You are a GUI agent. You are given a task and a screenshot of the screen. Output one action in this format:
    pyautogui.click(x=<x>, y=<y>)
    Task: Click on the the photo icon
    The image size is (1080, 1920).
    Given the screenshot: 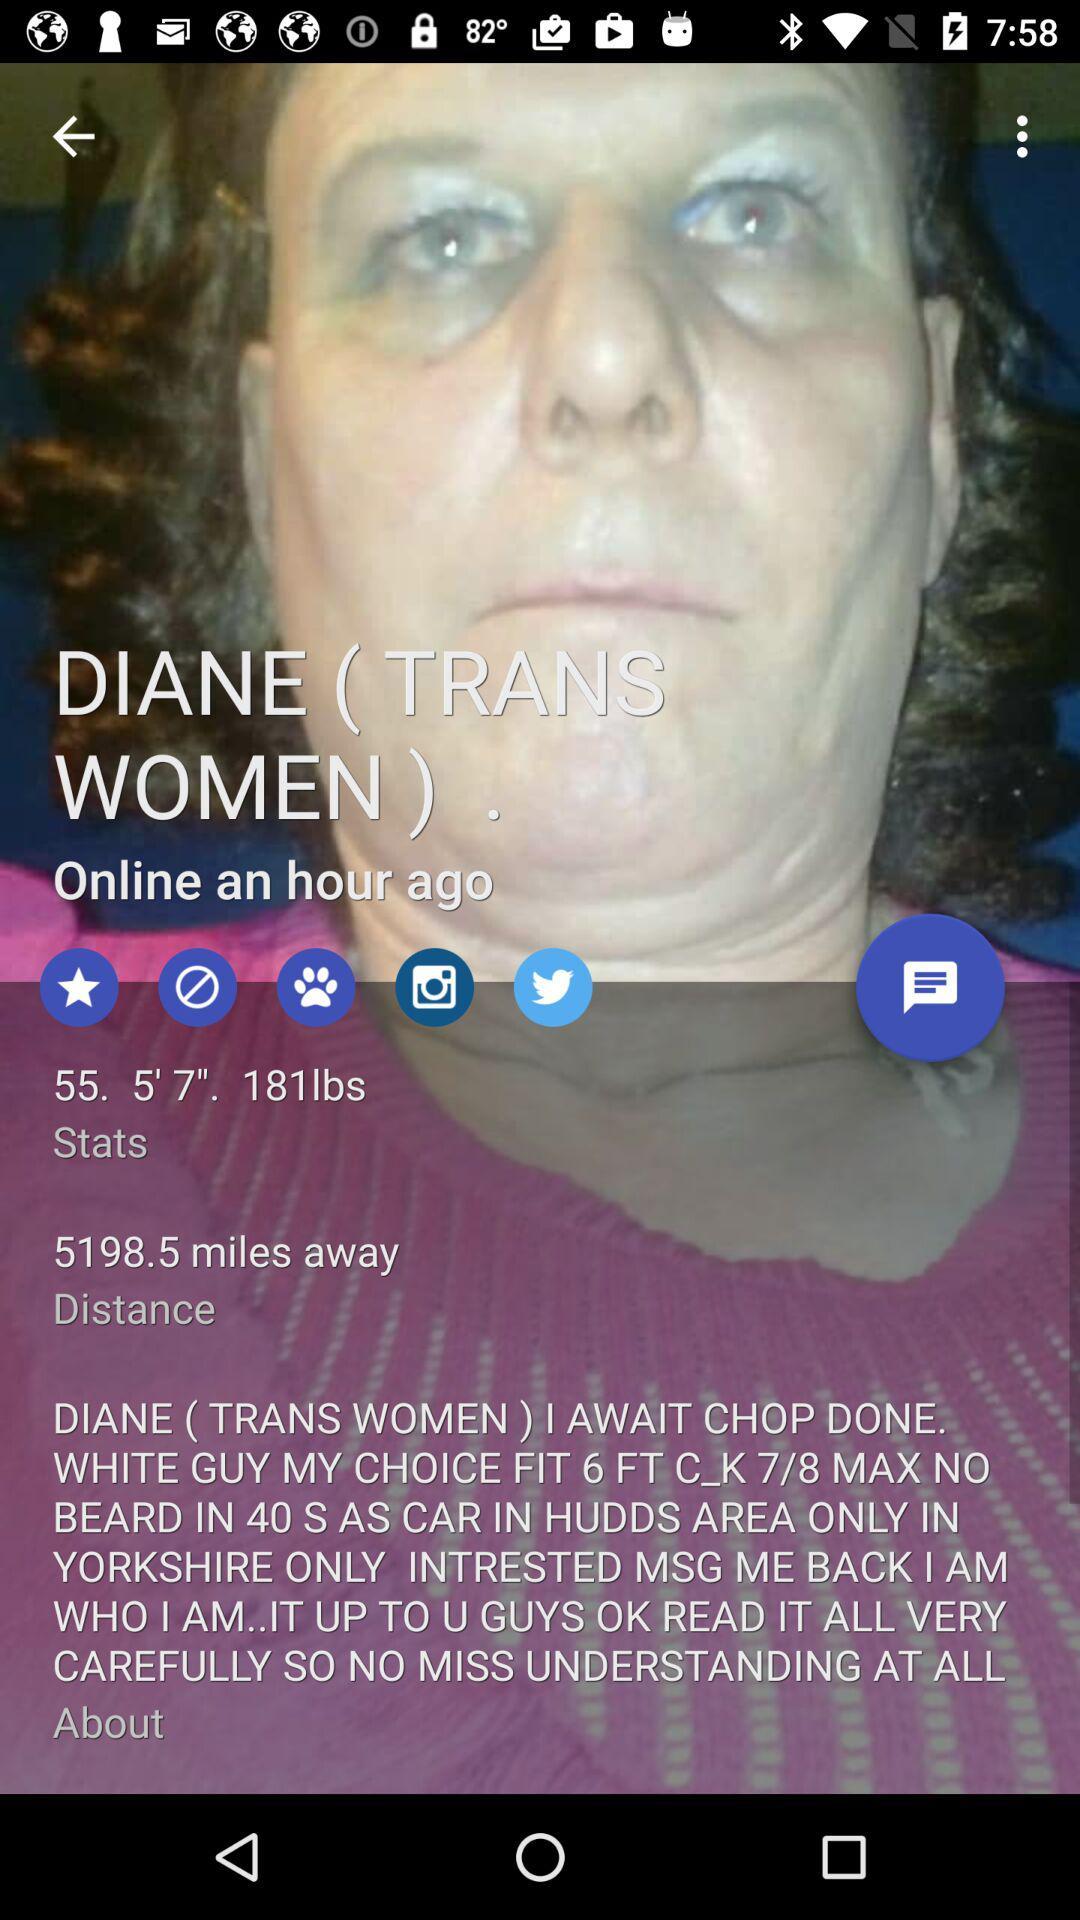 What is the action you would take?
    pyautogui.click(x=433, y=987)
    